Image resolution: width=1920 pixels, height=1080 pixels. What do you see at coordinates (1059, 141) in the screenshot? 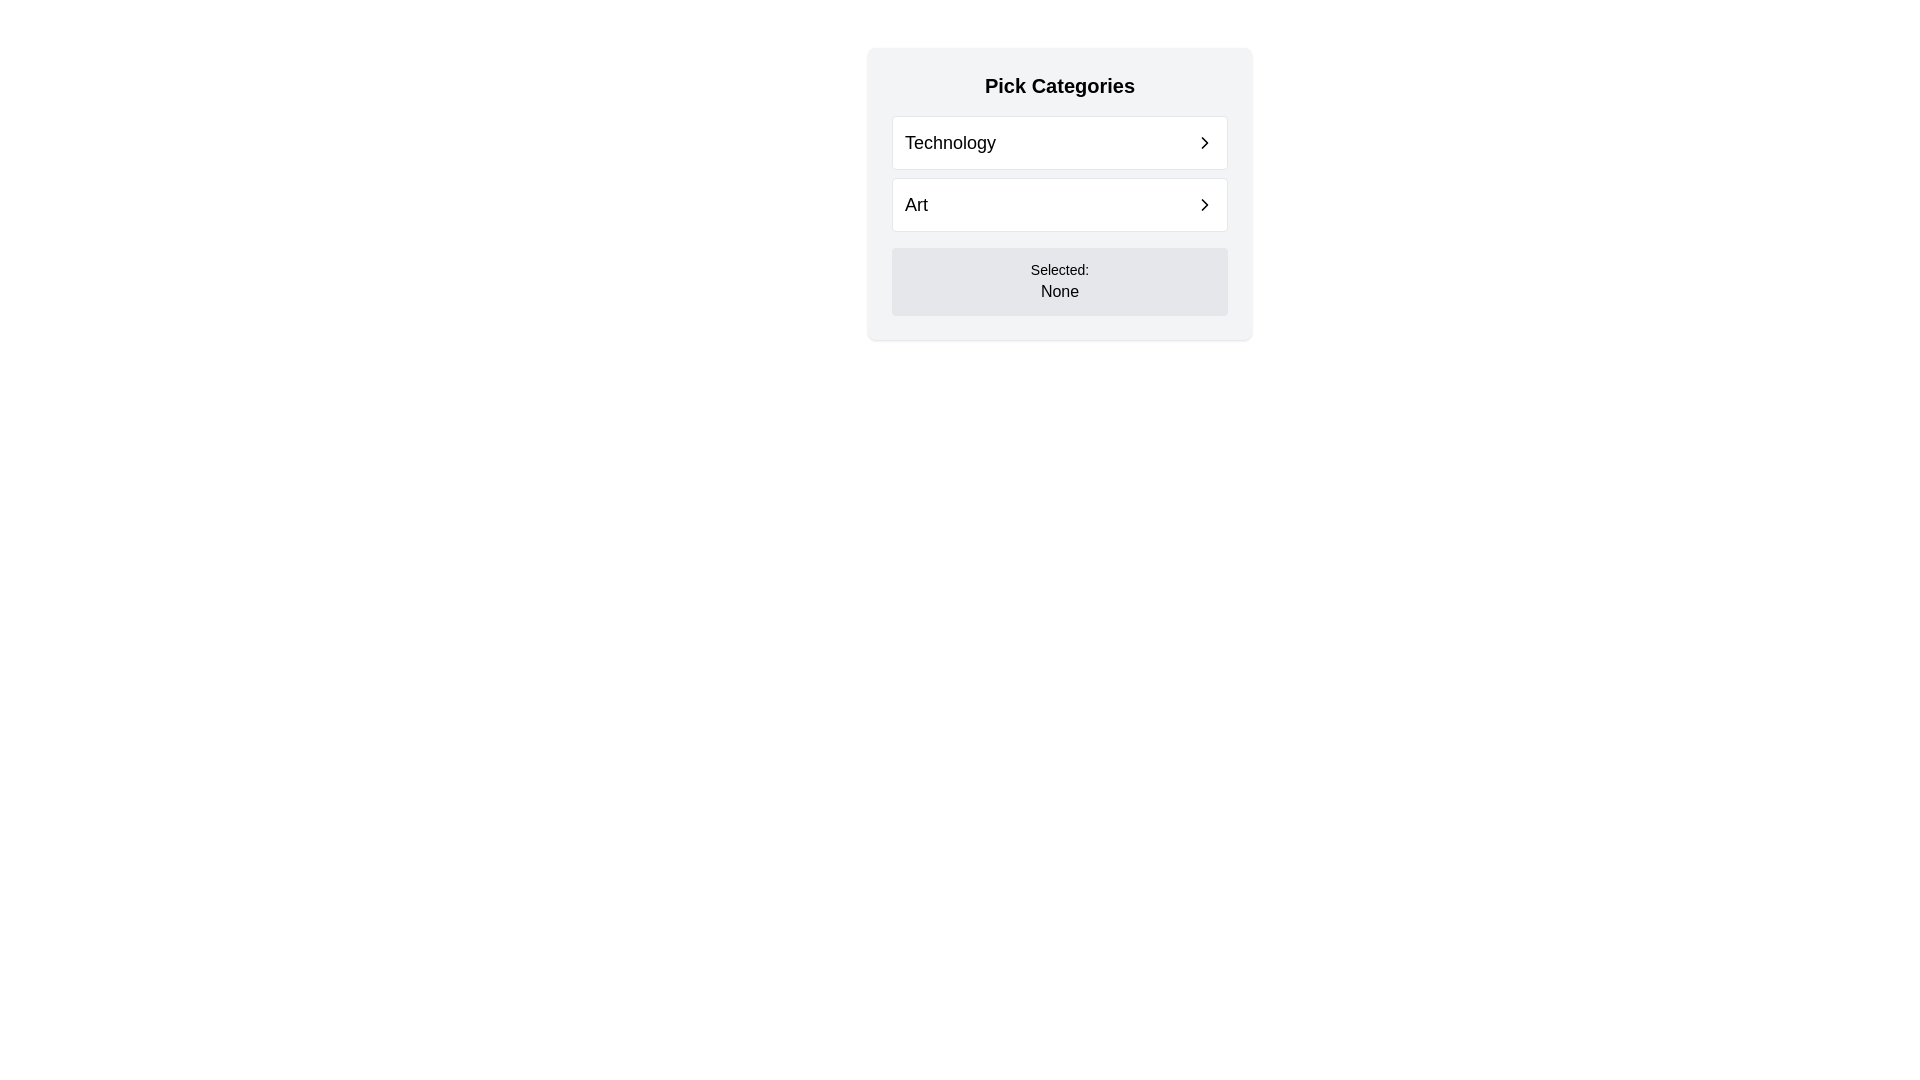
I see `the first selectable list item labeled under 'Pick Categories'` at bounding box center [1059, 141].